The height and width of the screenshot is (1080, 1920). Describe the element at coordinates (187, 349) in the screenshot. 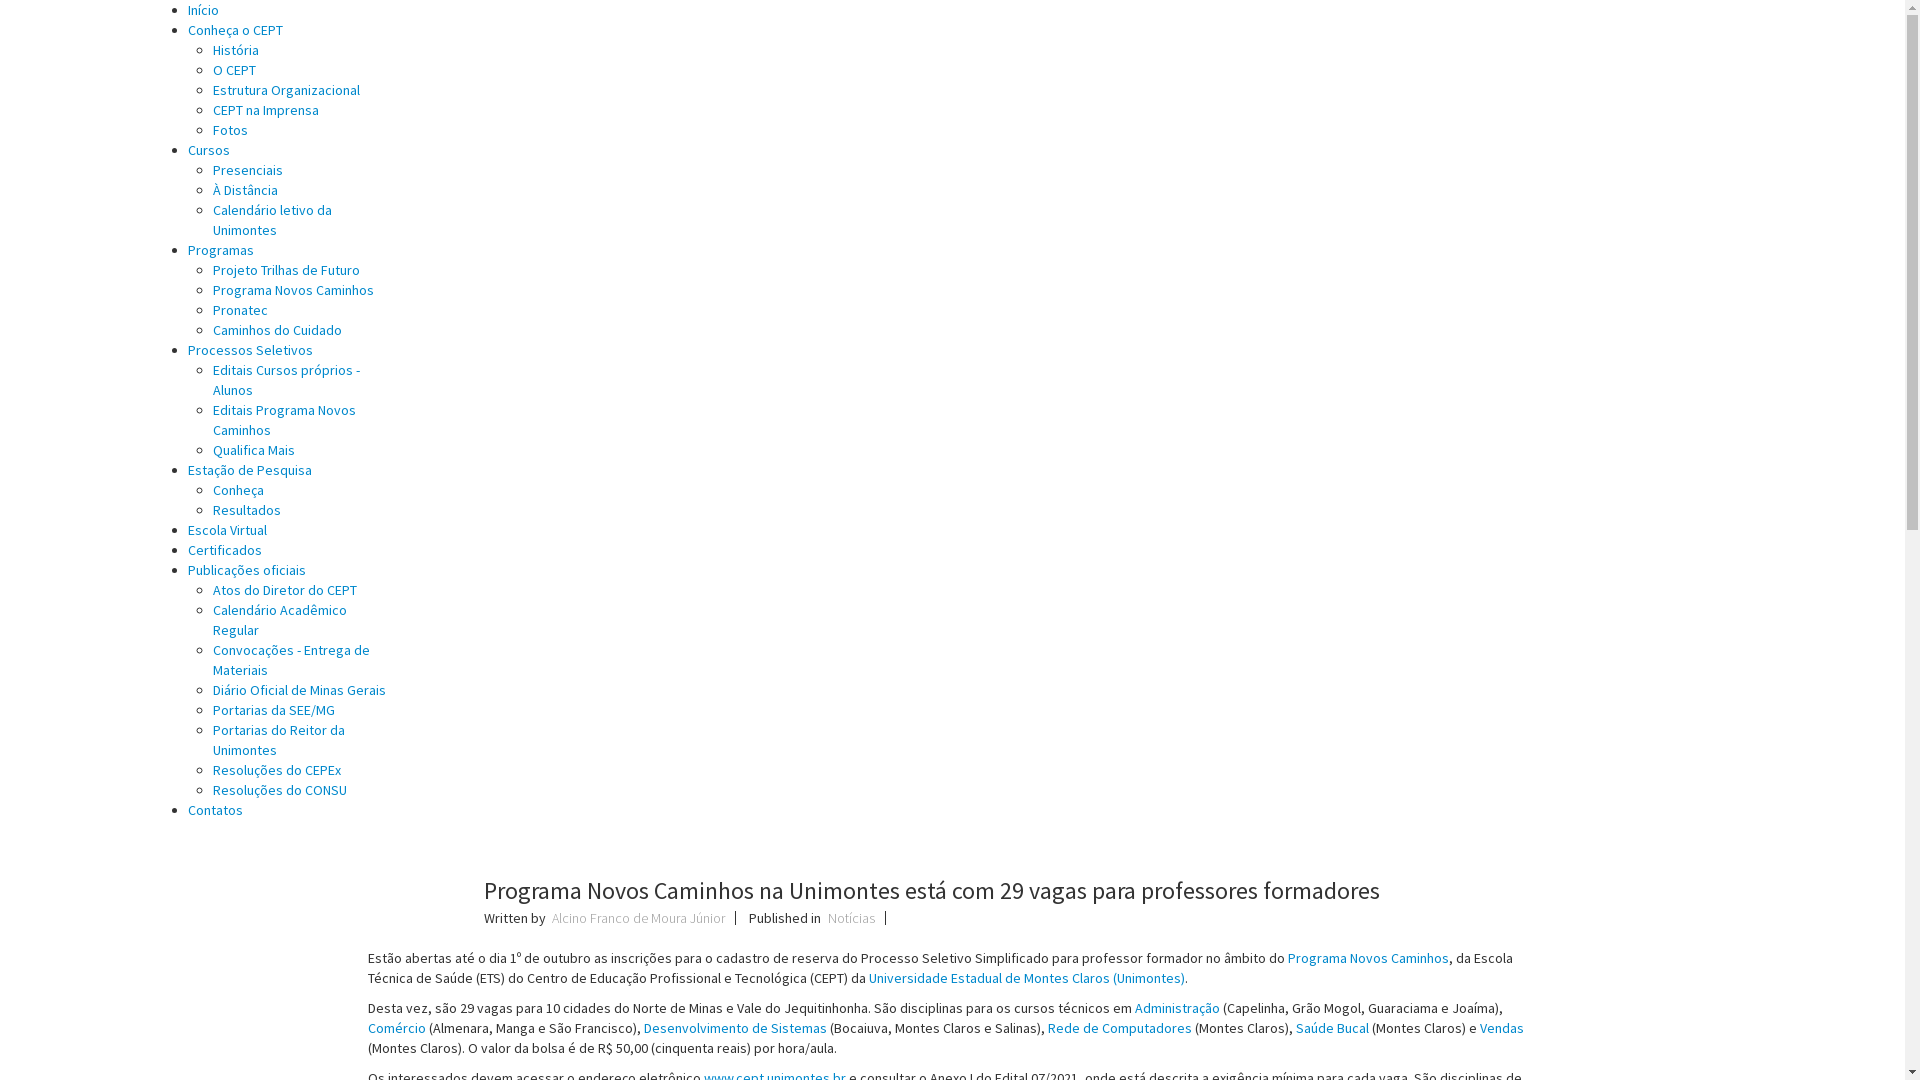

I see `'Processos Seletivos'` at that location.